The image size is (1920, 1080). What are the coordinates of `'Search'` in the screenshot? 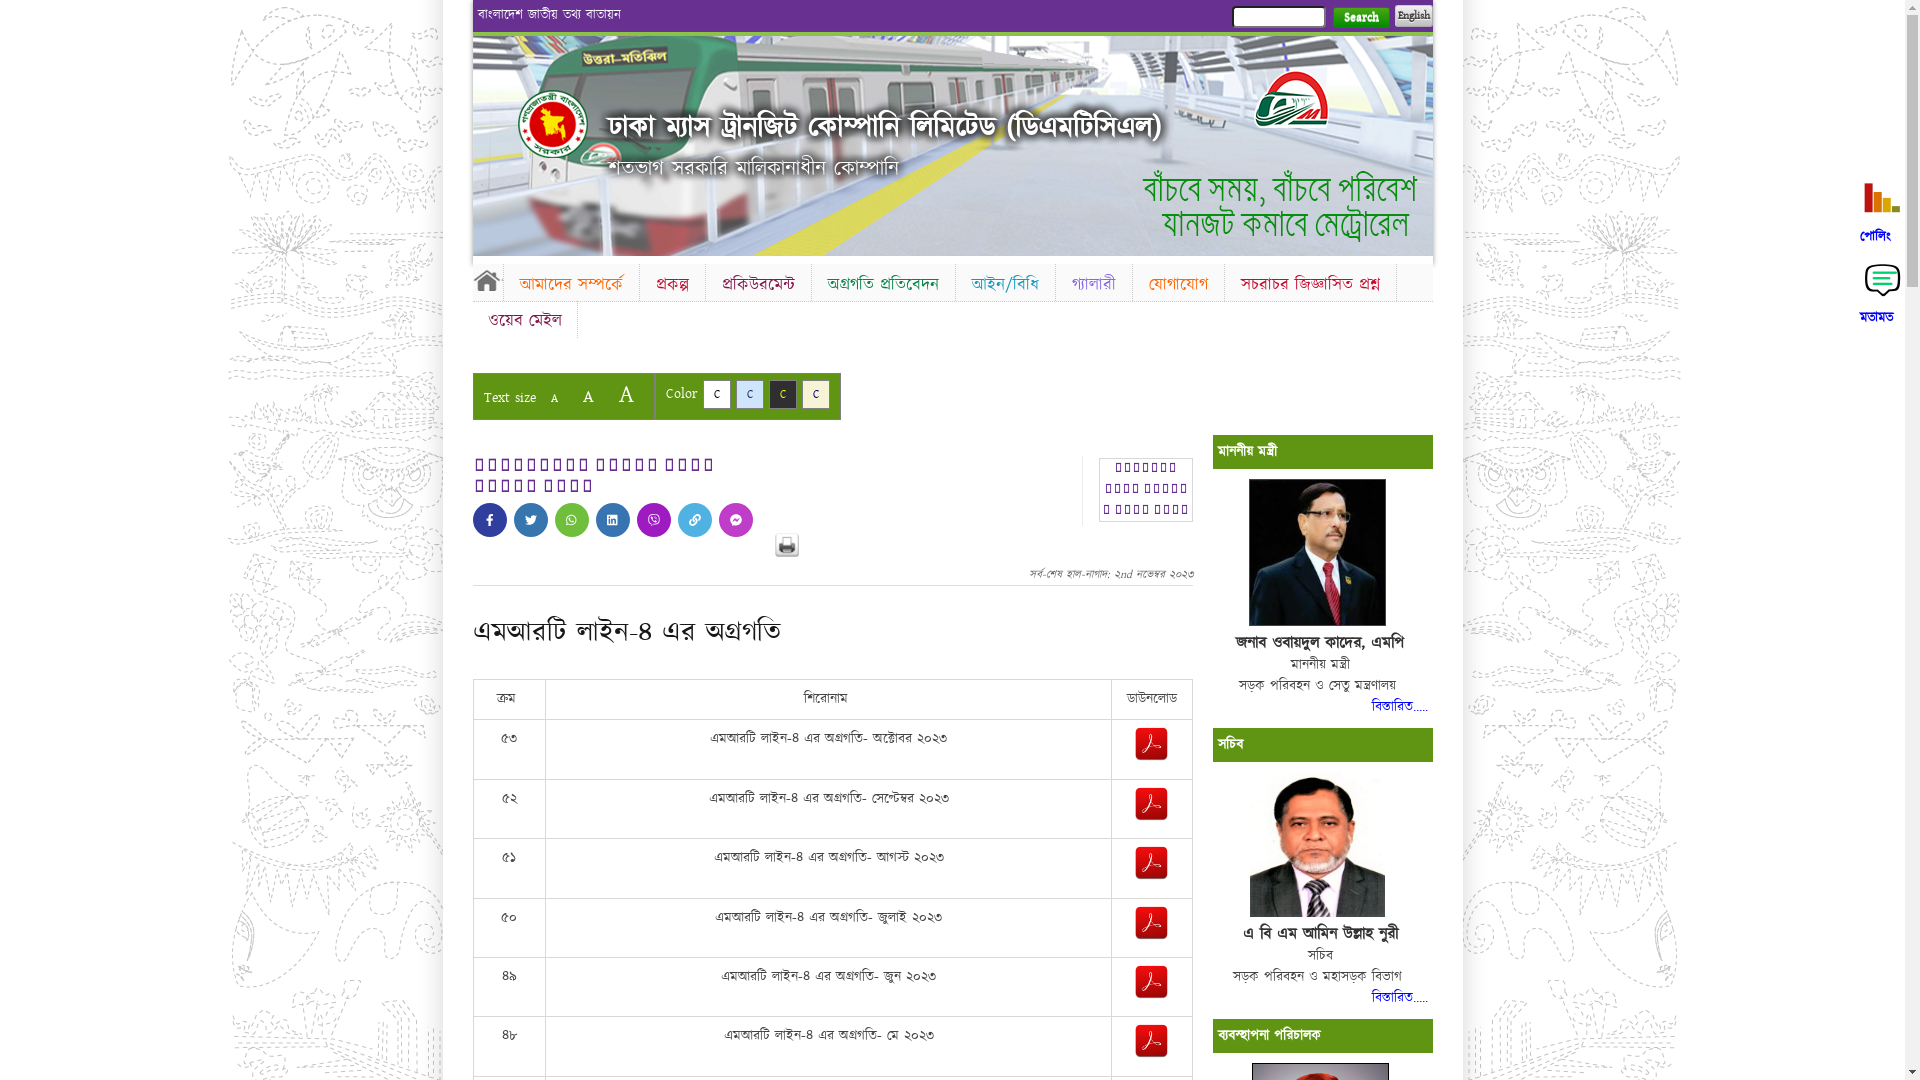 It's located at (1360, 17).